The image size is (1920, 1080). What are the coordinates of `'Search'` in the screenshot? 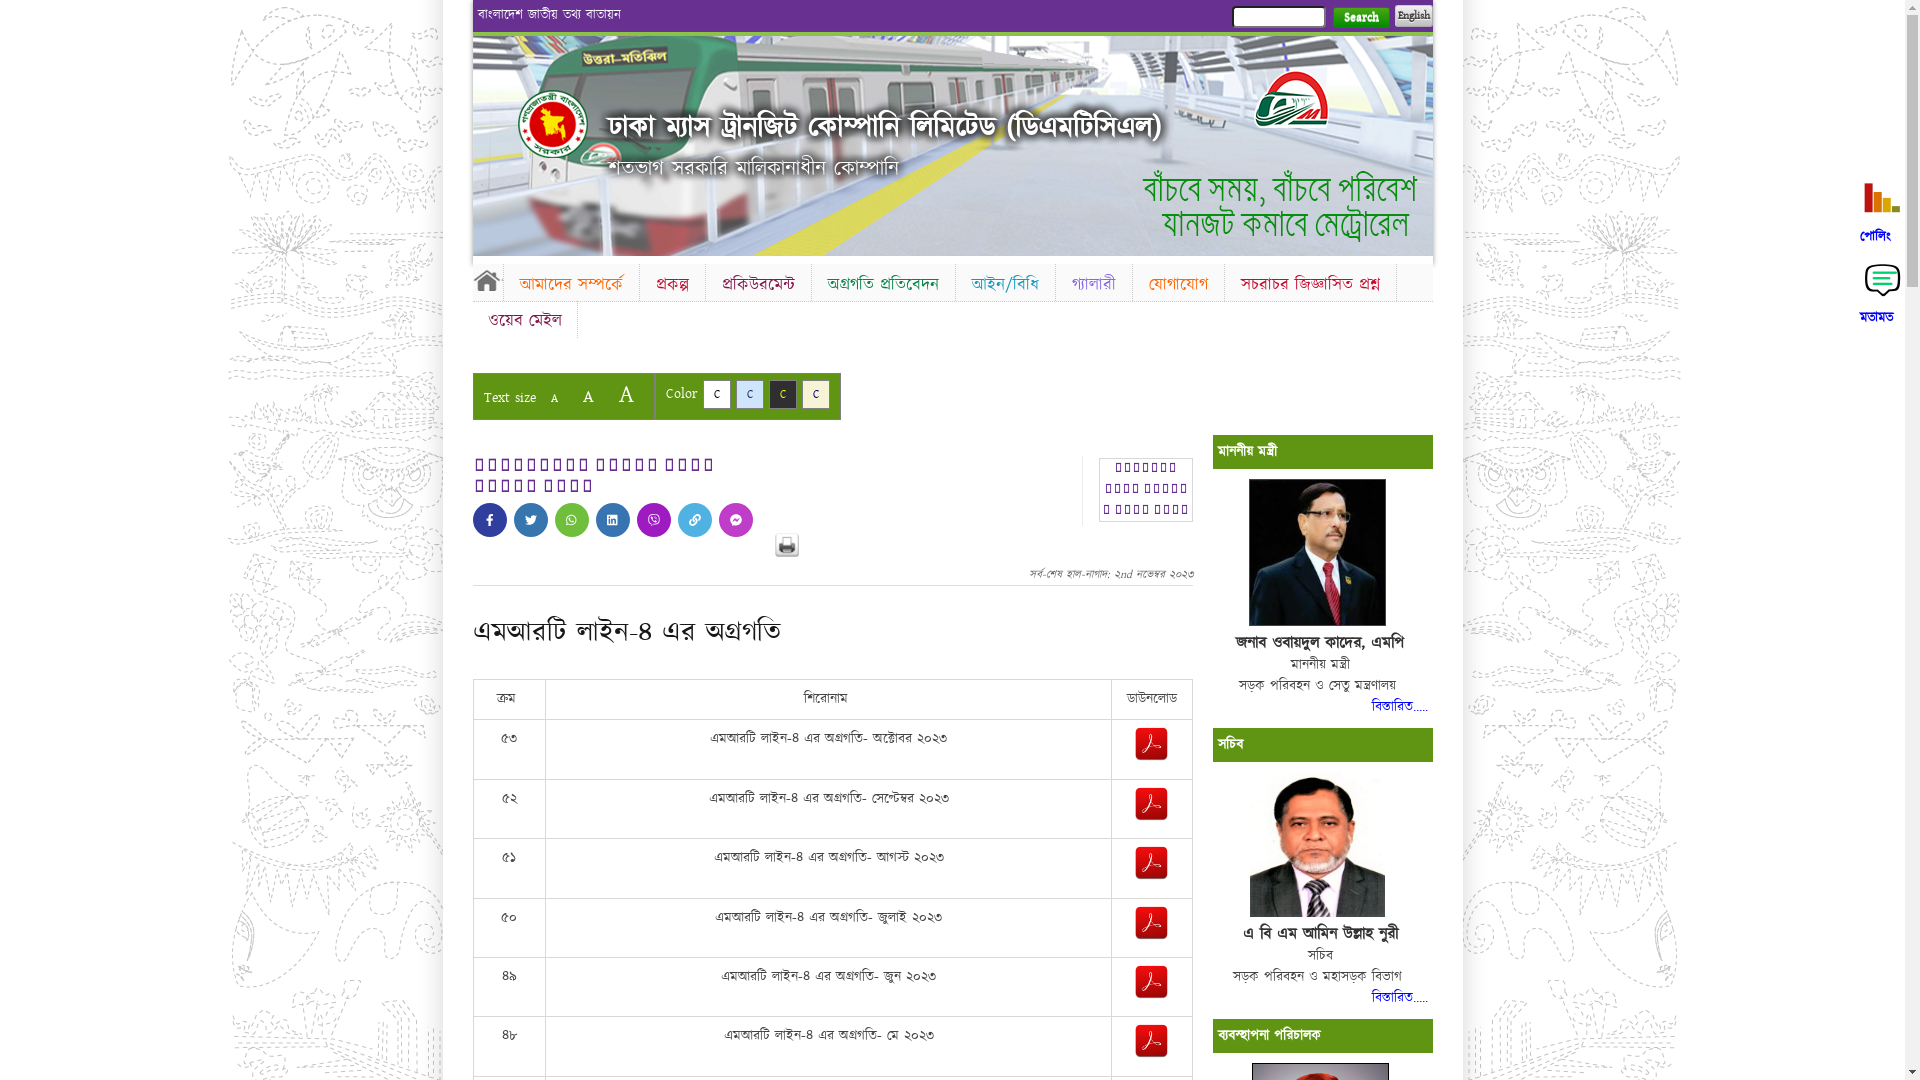 It's located at (1360, 17).